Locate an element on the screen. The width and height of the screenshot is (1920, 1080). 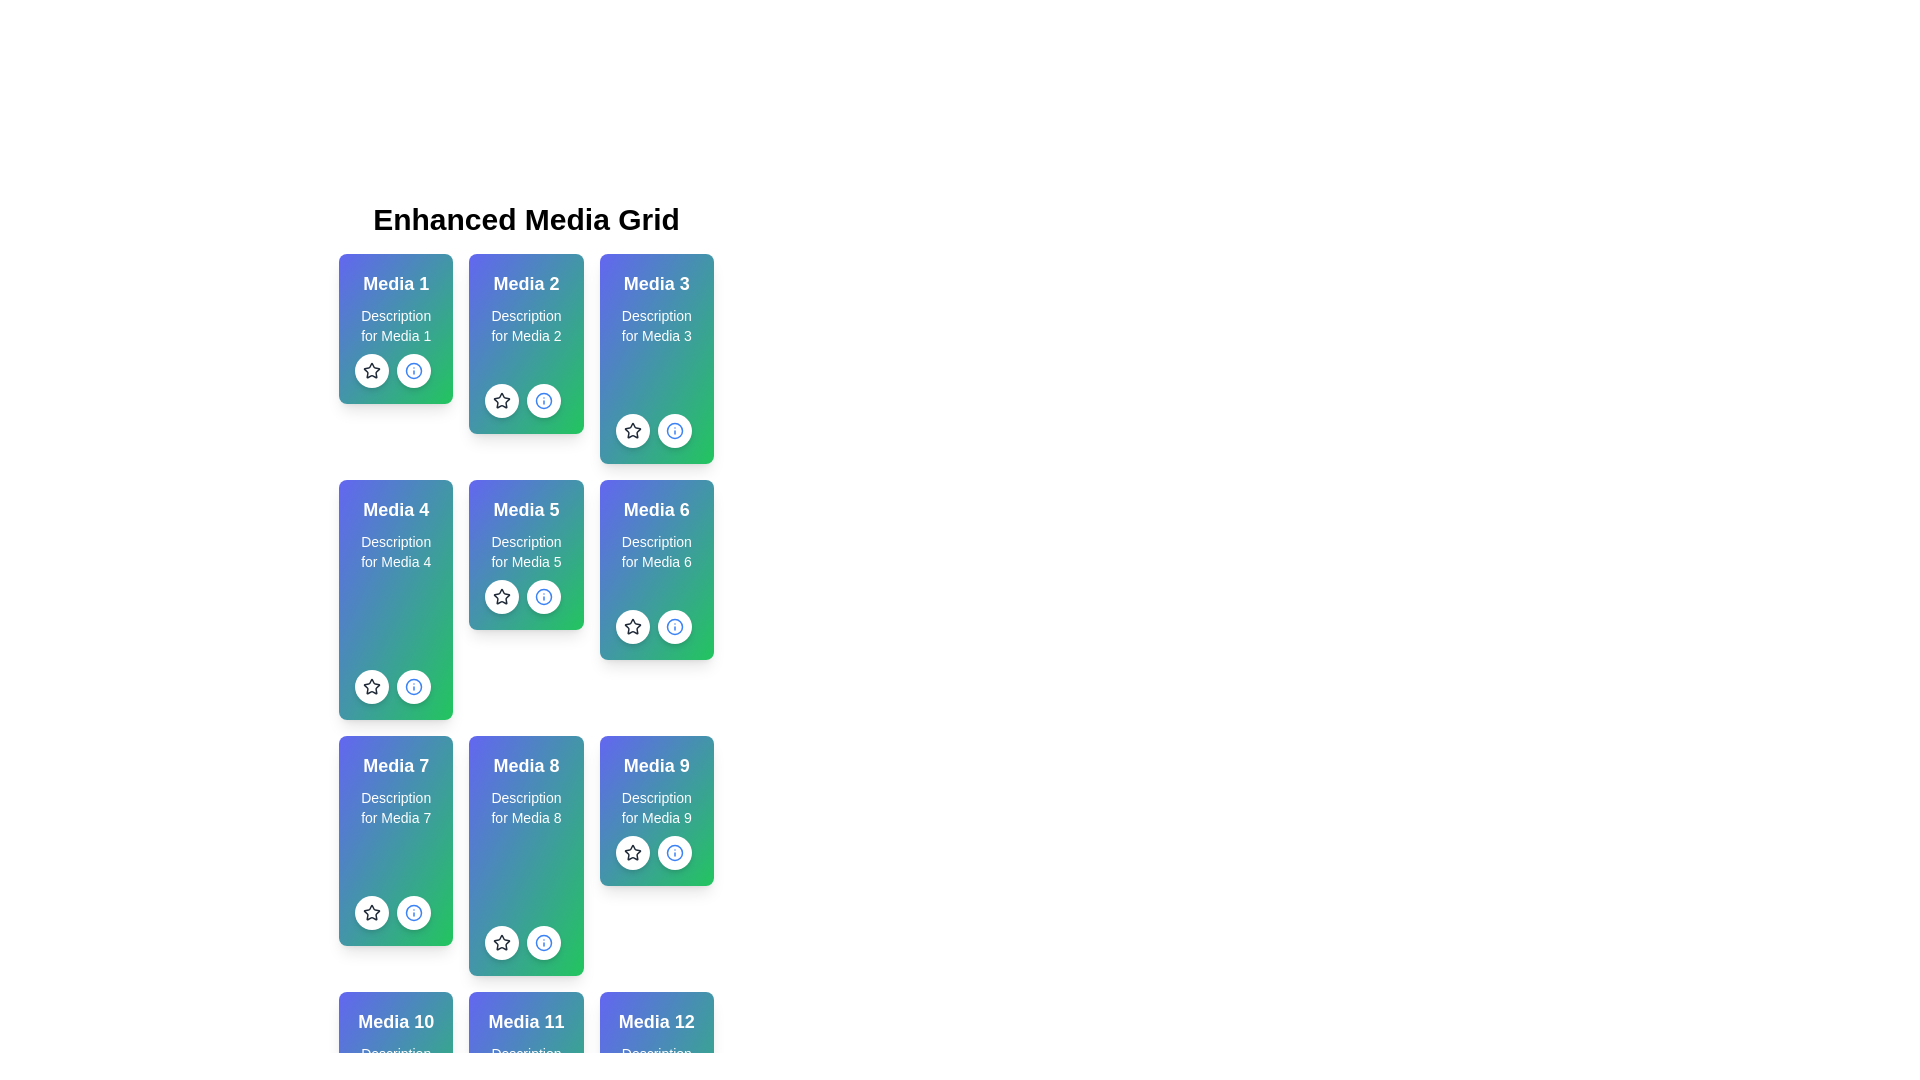
the text label displaying 'Media 1' for accessibility navigation is located at coordinates (396, 284).